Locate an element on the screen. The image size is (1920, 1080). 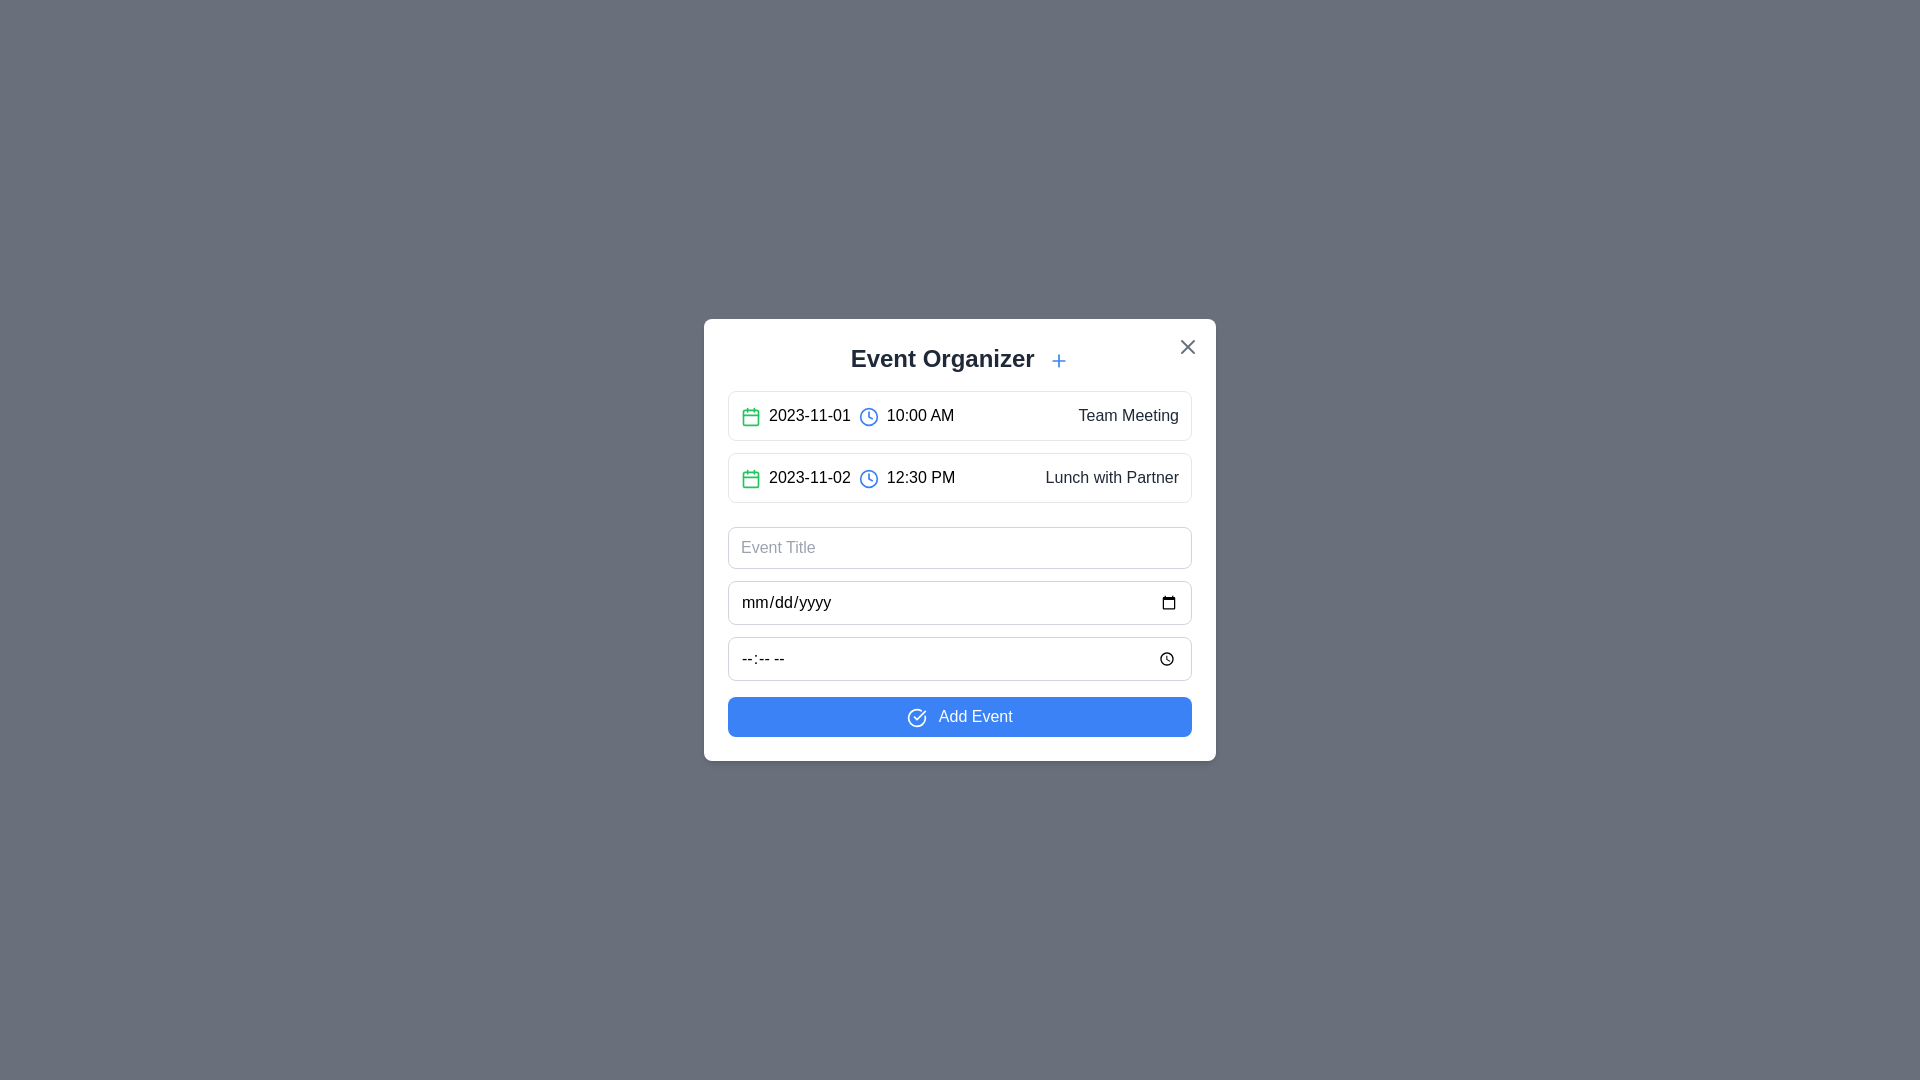
green rounded rectangle within the calendar icon located in the top left corner of the interface for details or context is located at coordinates (749, 415).